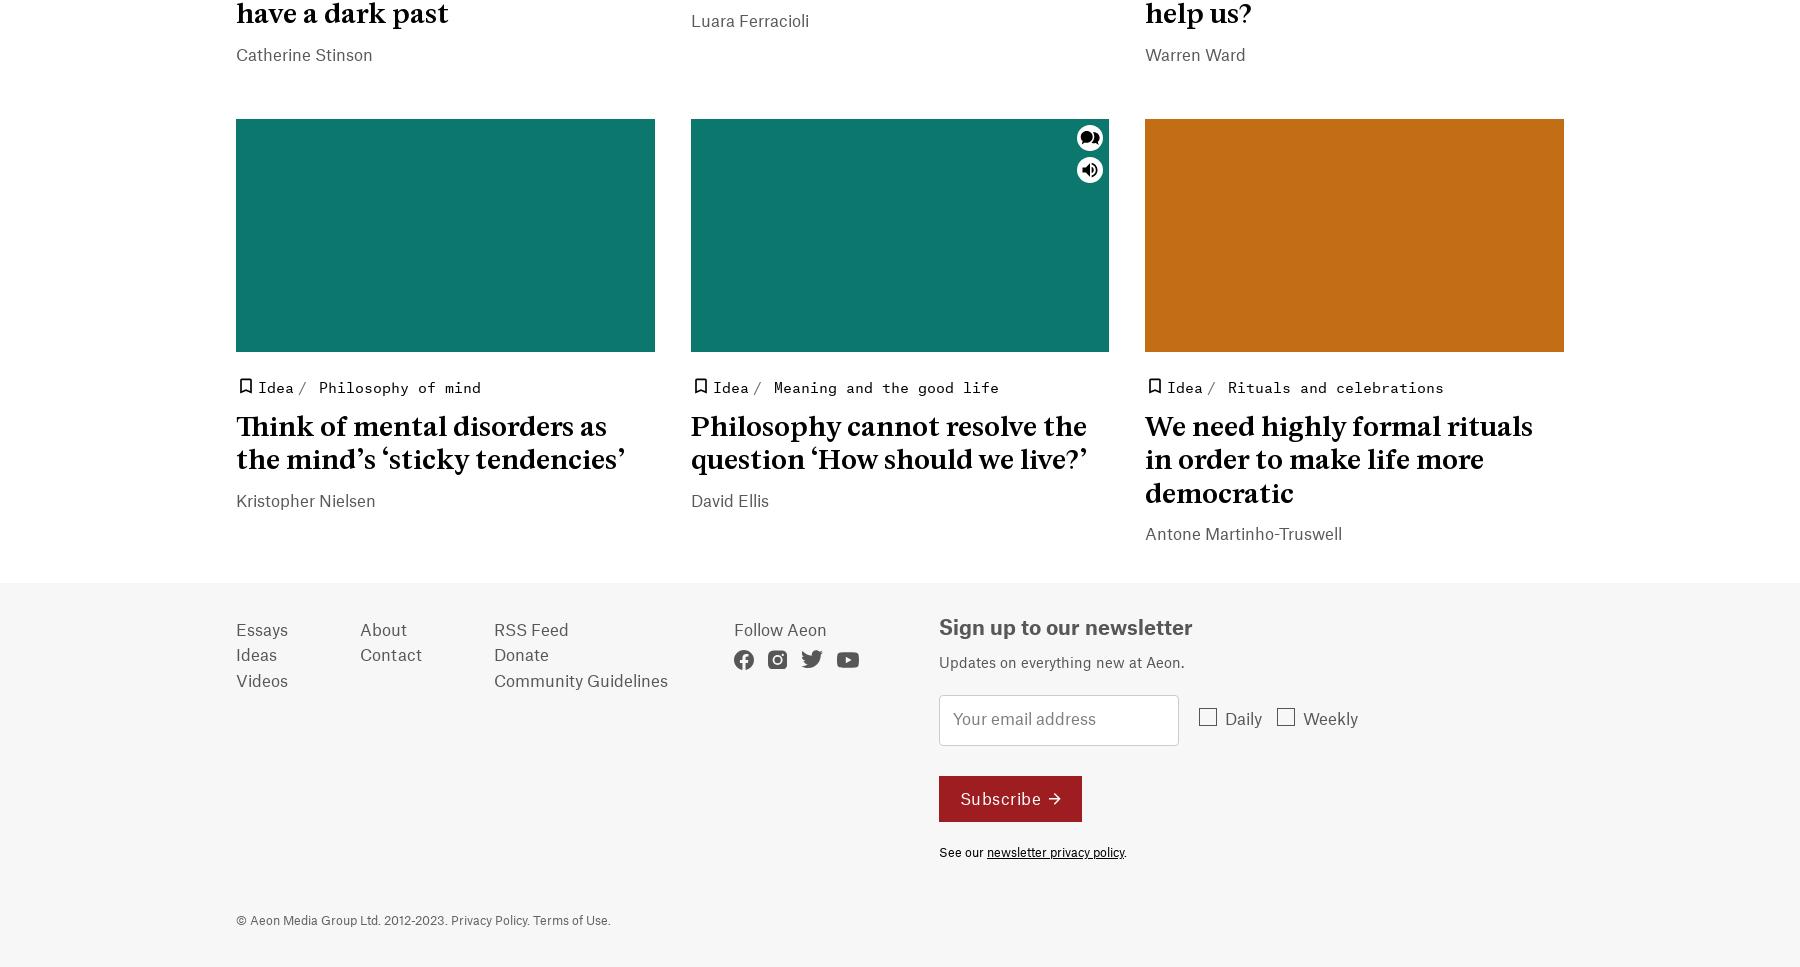  What do you see at coordinates (520, 655) in the screenshot?
I see `'Donate'` at bounding box center [520, 655].